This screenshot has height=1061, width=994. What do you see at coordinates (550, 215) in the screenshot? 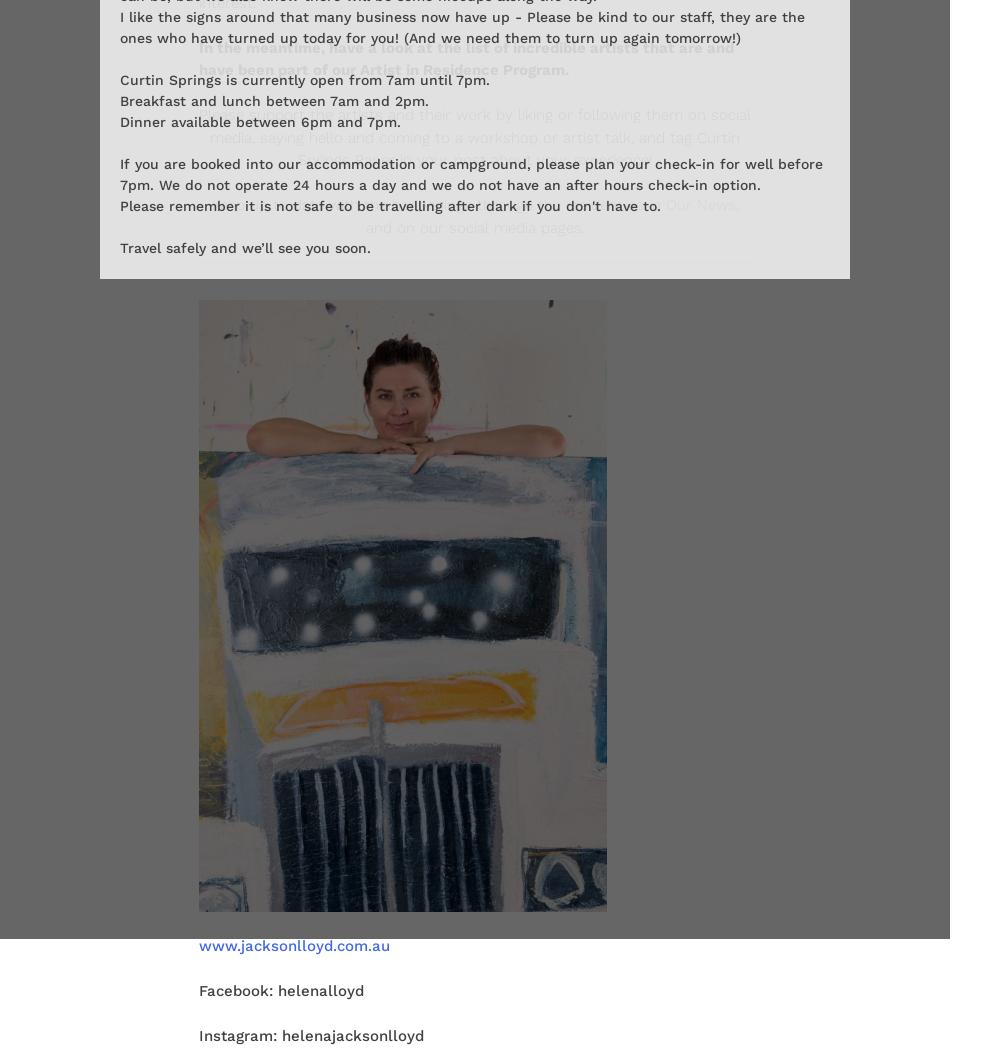
I see `', and on our social media pages.'` at bounding box center [550, 215].